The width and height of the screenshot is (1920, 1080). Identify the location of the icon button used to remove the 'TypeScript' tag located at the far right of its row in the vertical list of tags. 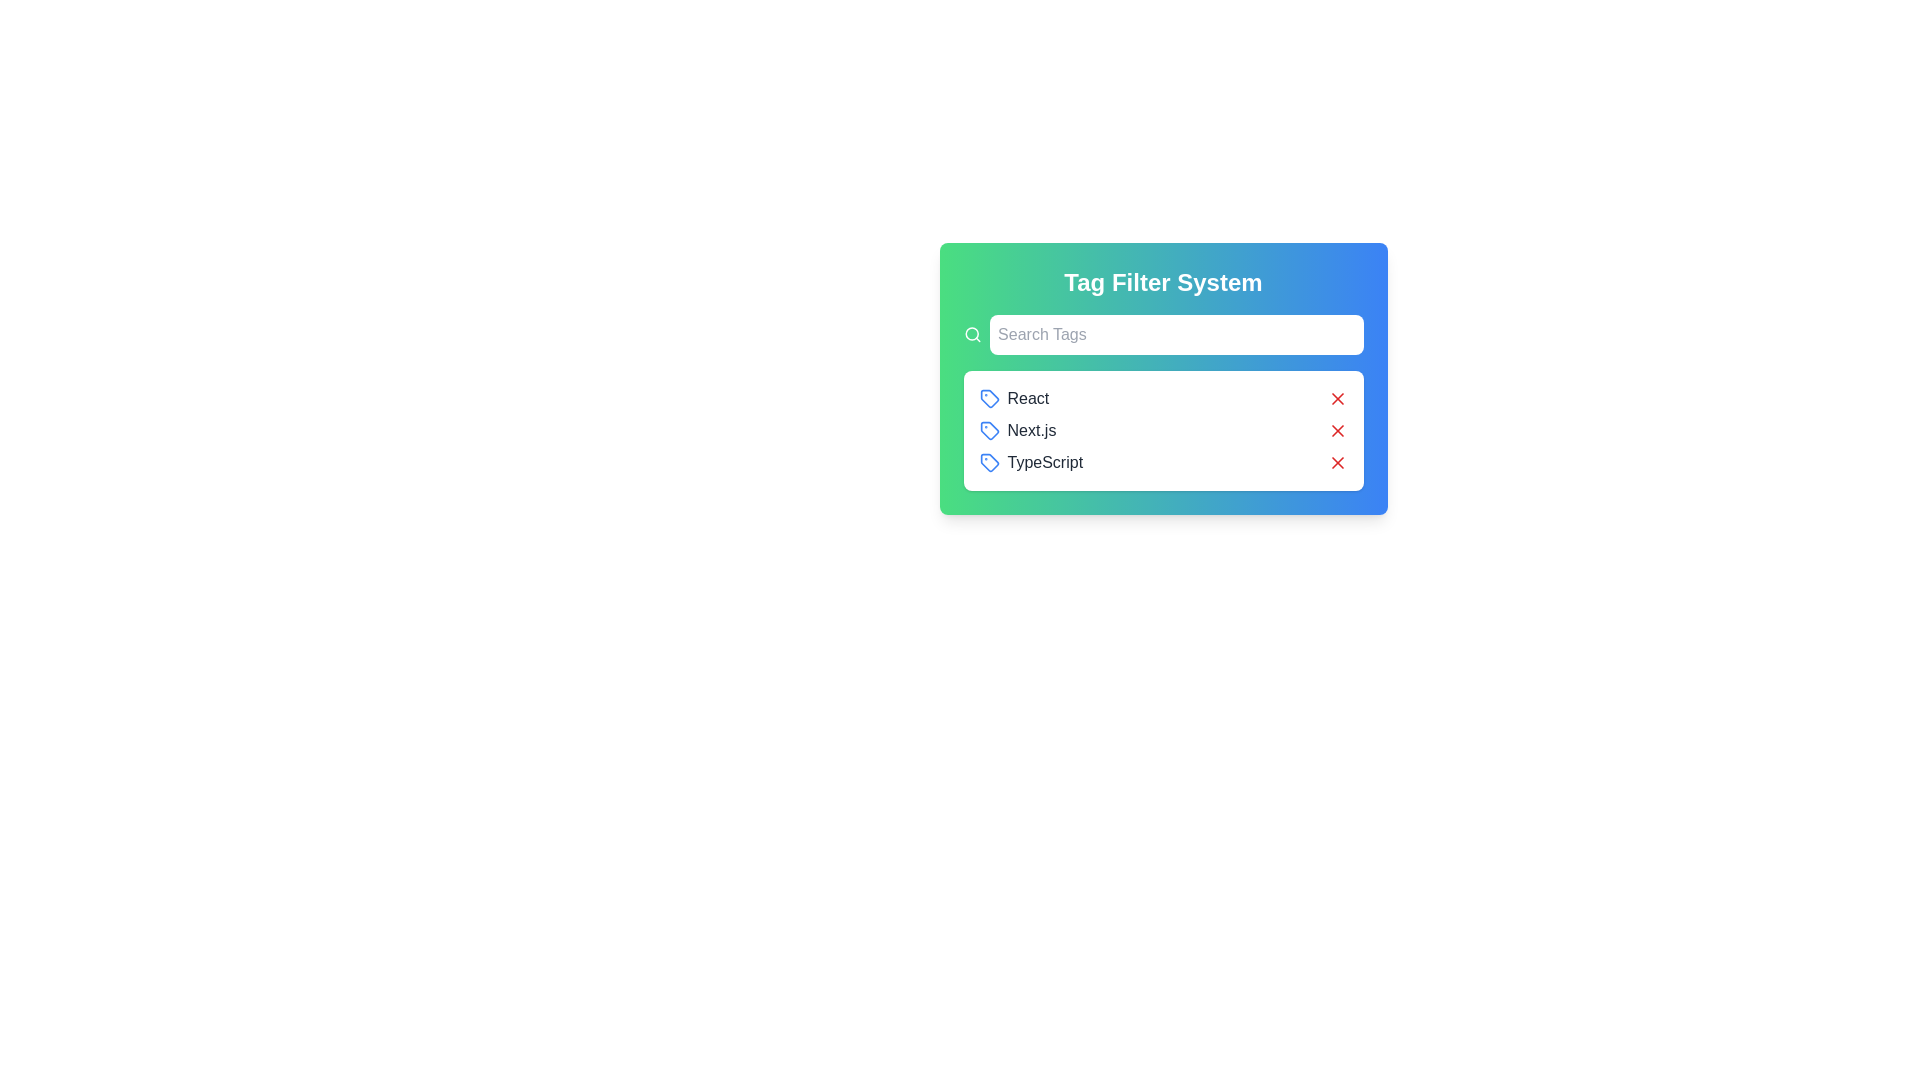
(1337, 462).